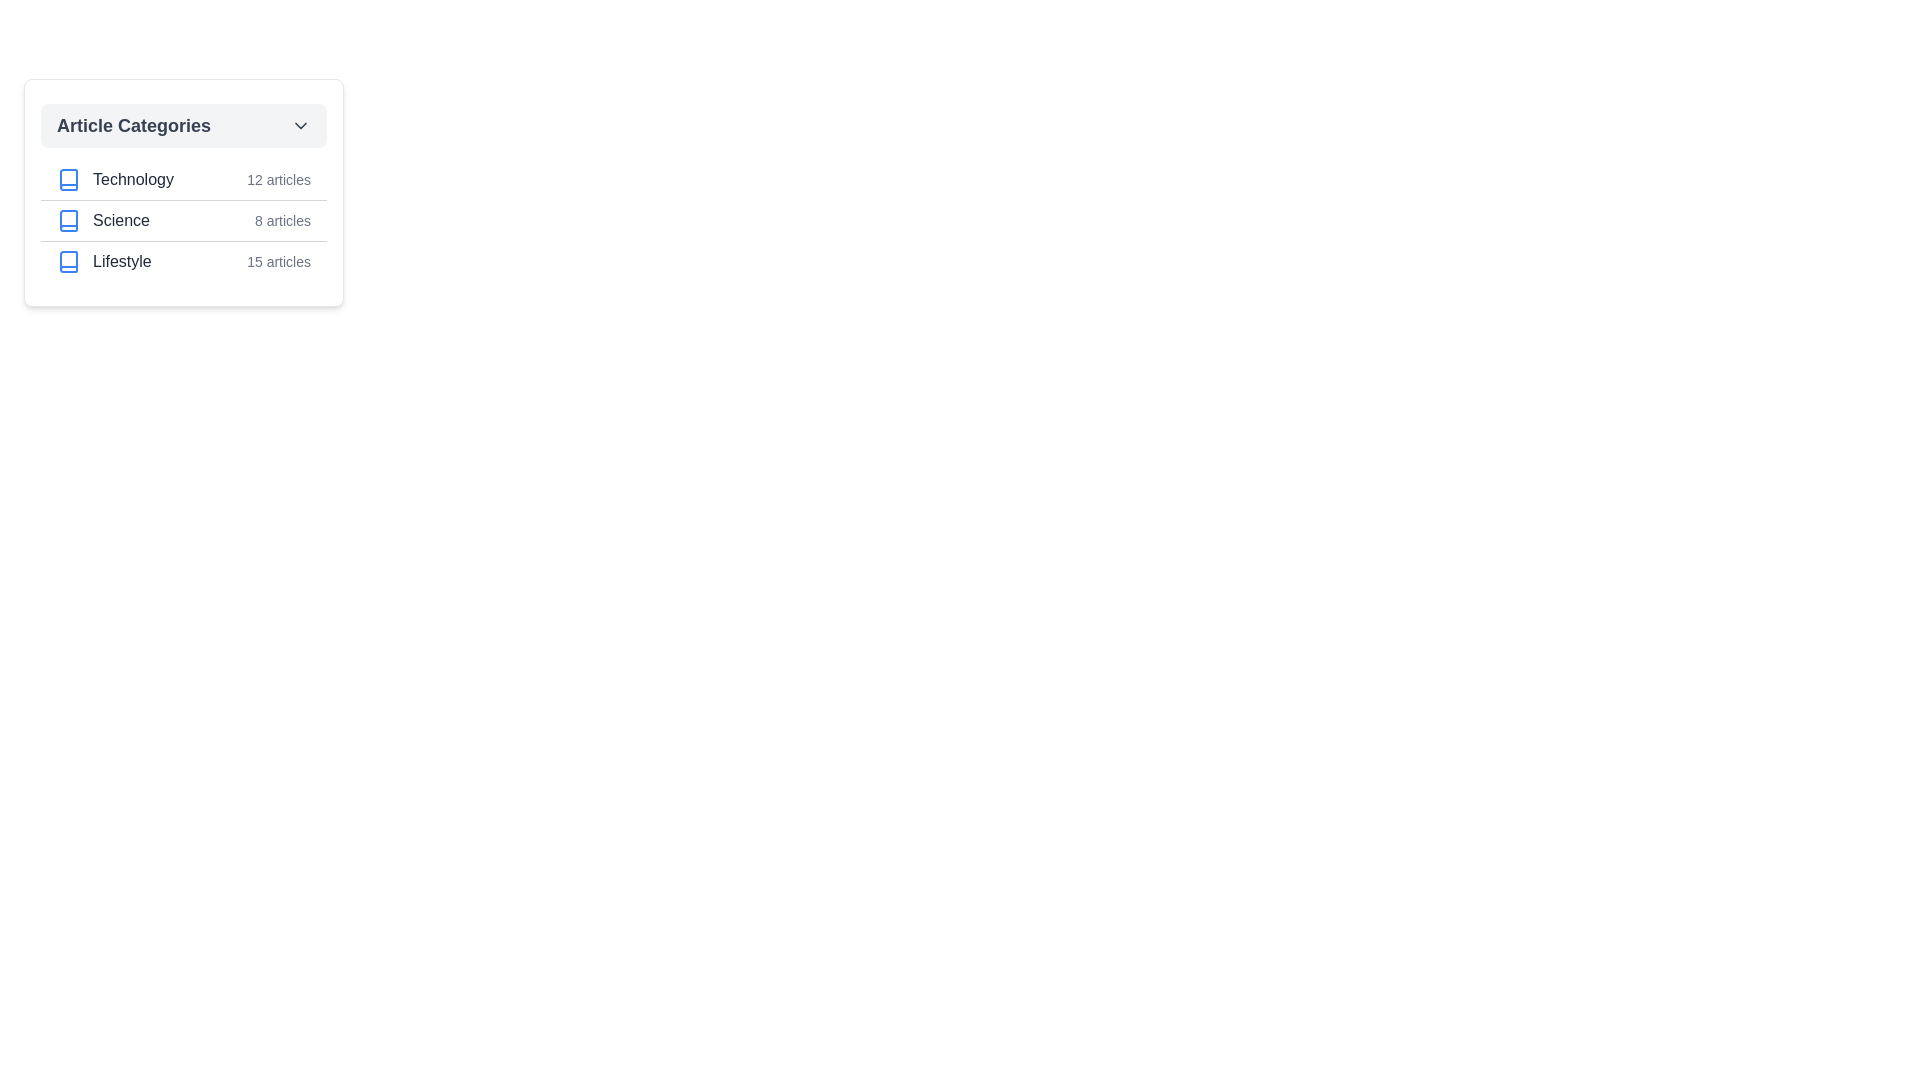 This screenshot has width=1920, height=1080. What do you see at coordinates (183, 220) in the screenshot?
I see `the selectable checkbox for the 'Science' category in the Article Categories list` at bounding box center [183, 220].